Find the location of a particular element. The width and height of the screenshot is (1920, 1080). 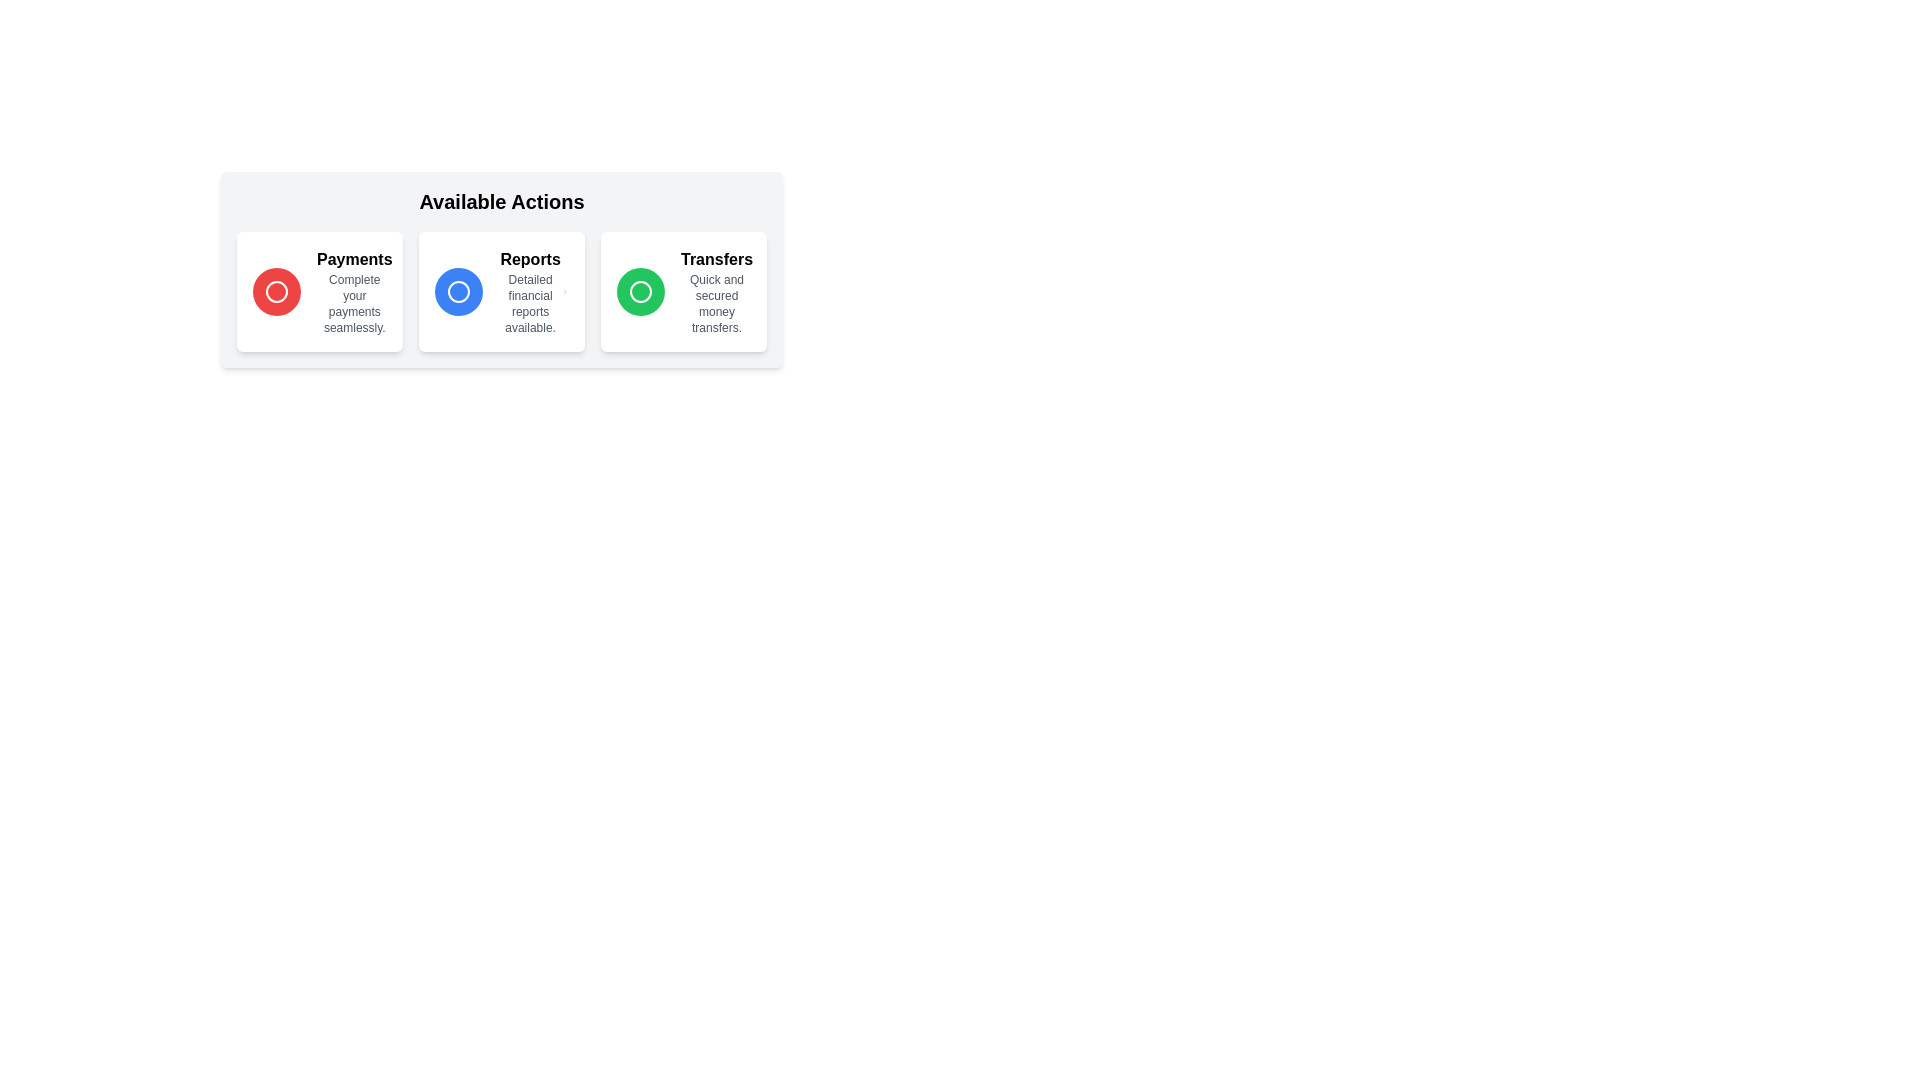

the static text that explains the functionality of the 'Transfers' feature, located beneath the 'Transfers' label in the rightmost column of the grid is located at coordinates (716, 304).